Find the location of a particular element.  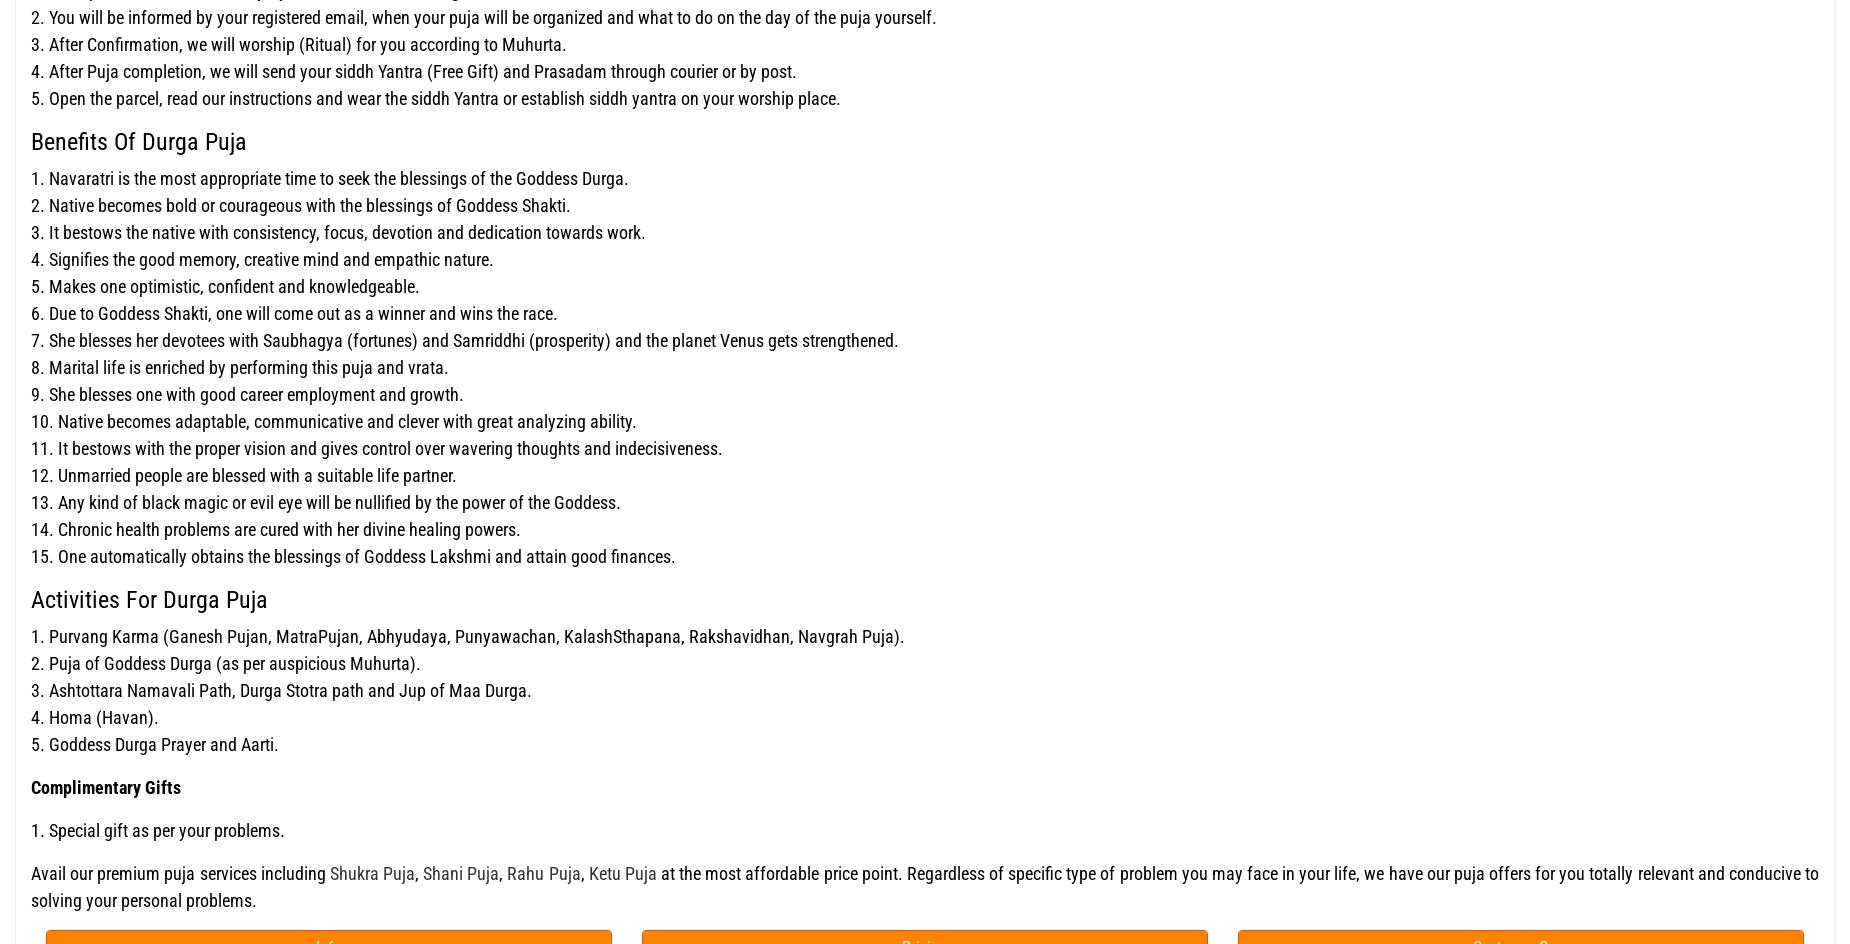

'5. Makes one optimistic, confident and knowledgeable.' is located at coordinates (224, 286).